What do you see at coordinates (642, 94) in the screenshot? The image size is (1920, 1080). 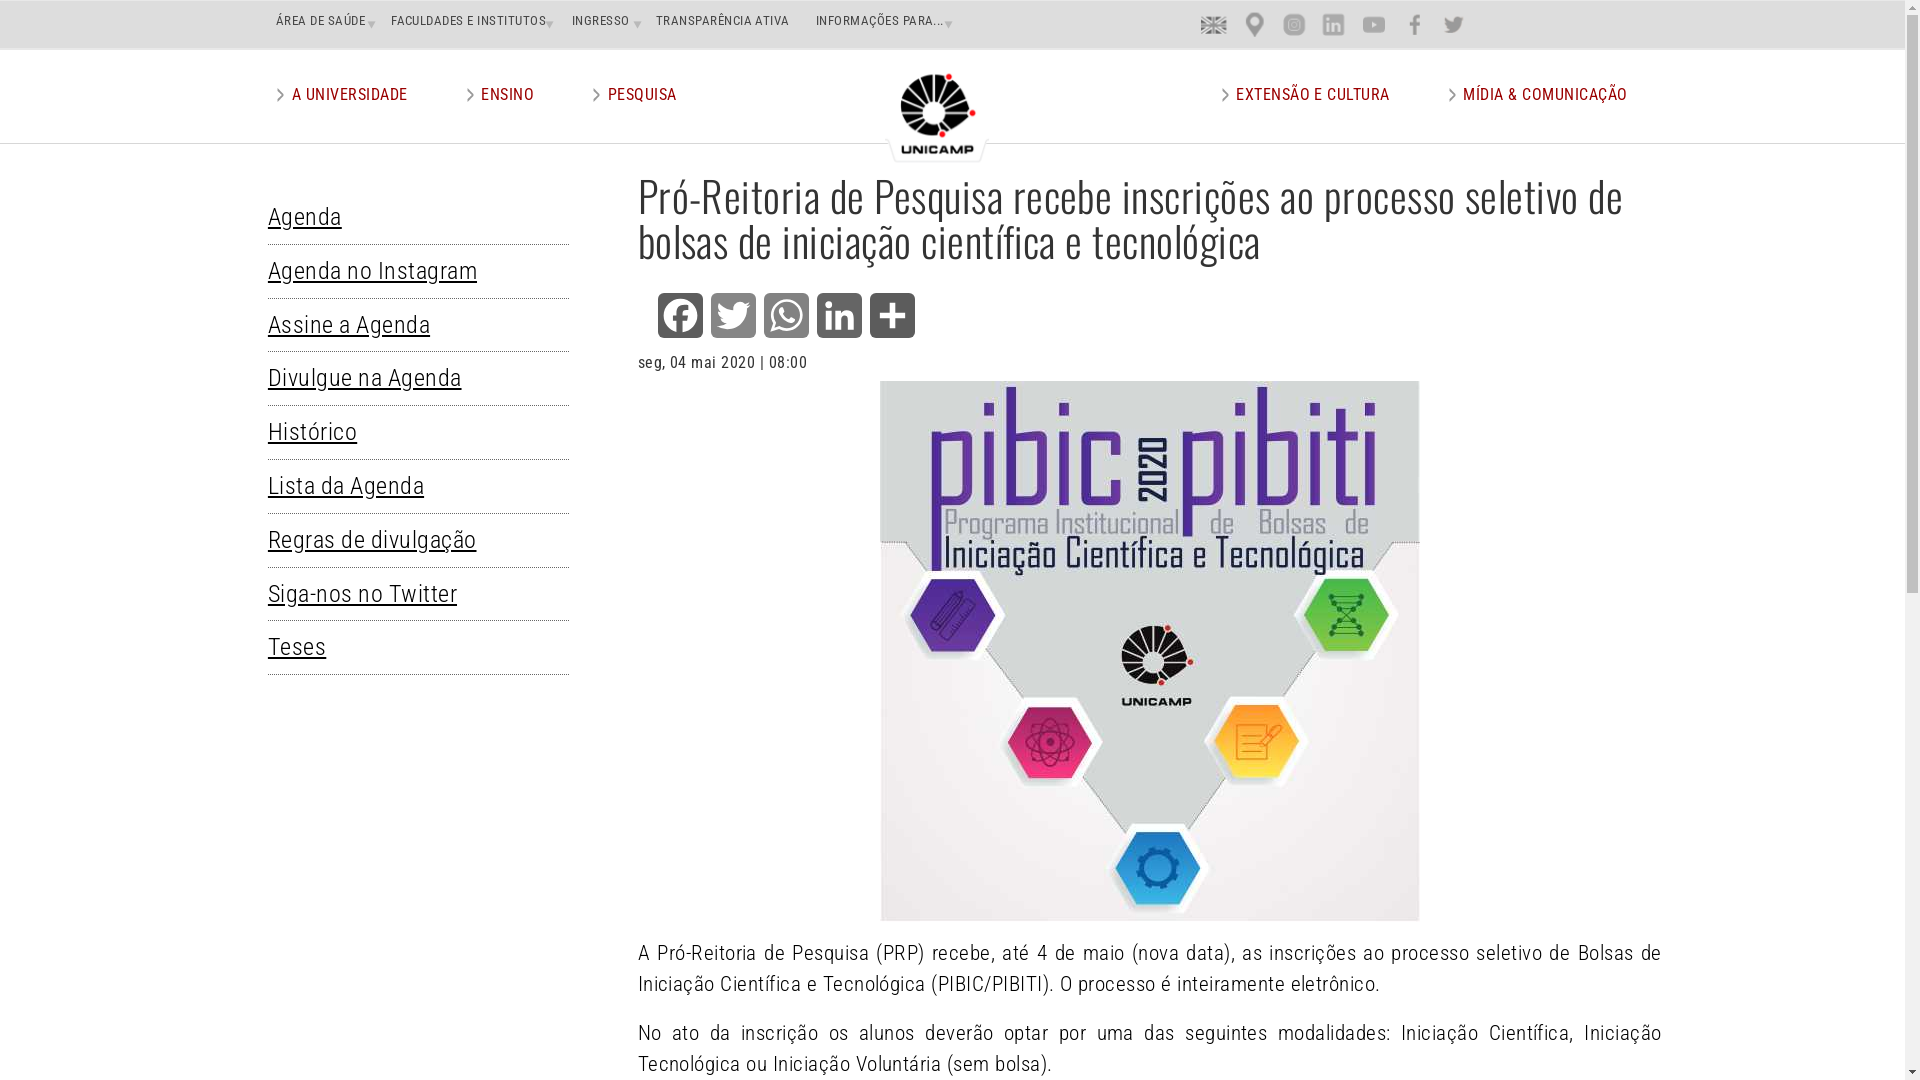 I see `'PESQUISA'` at bounding box center [642, 94].